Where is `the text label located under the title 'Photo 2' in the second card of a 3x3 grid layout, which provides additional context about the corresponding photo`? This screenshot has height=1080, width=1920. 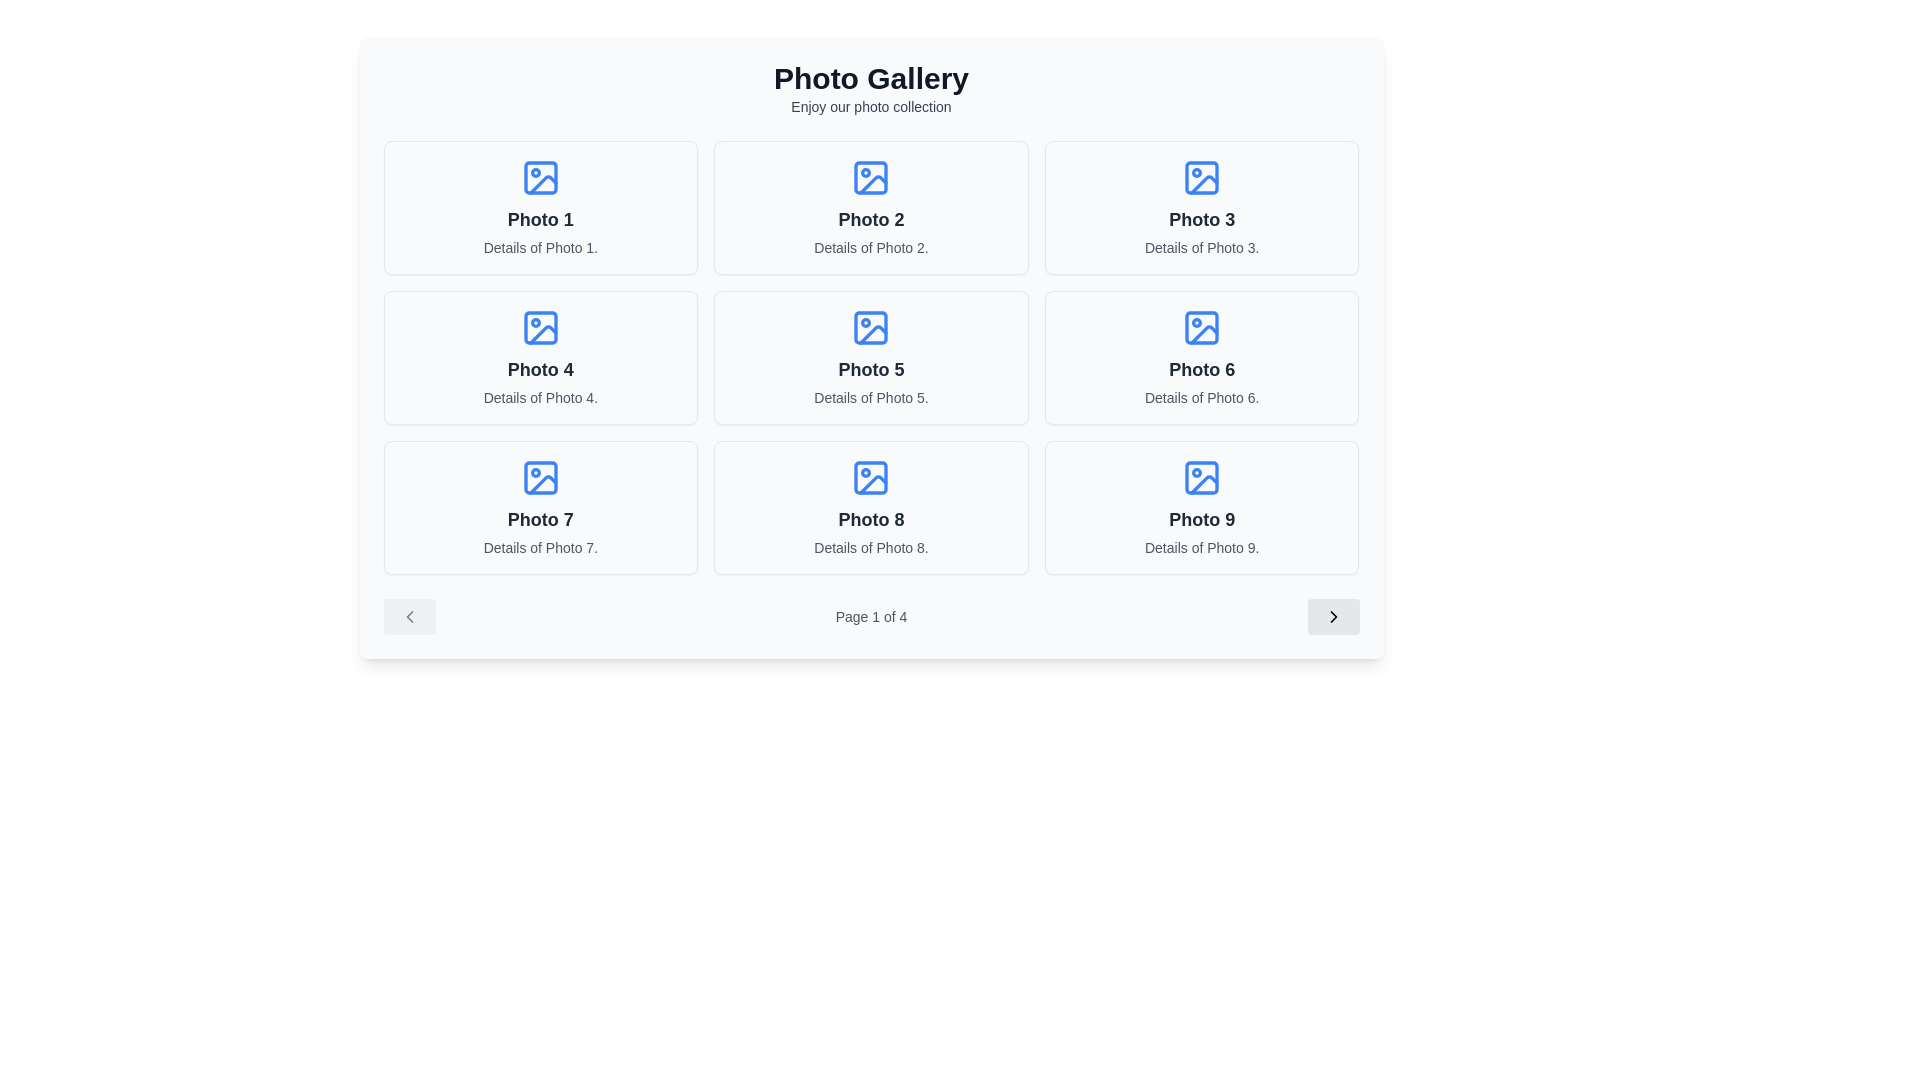 the text label located under the title 'Photo 2' in the second card of a 3x3 grid layout, which provides additional context about the corresponding photo is located at coordinates (871, 246).